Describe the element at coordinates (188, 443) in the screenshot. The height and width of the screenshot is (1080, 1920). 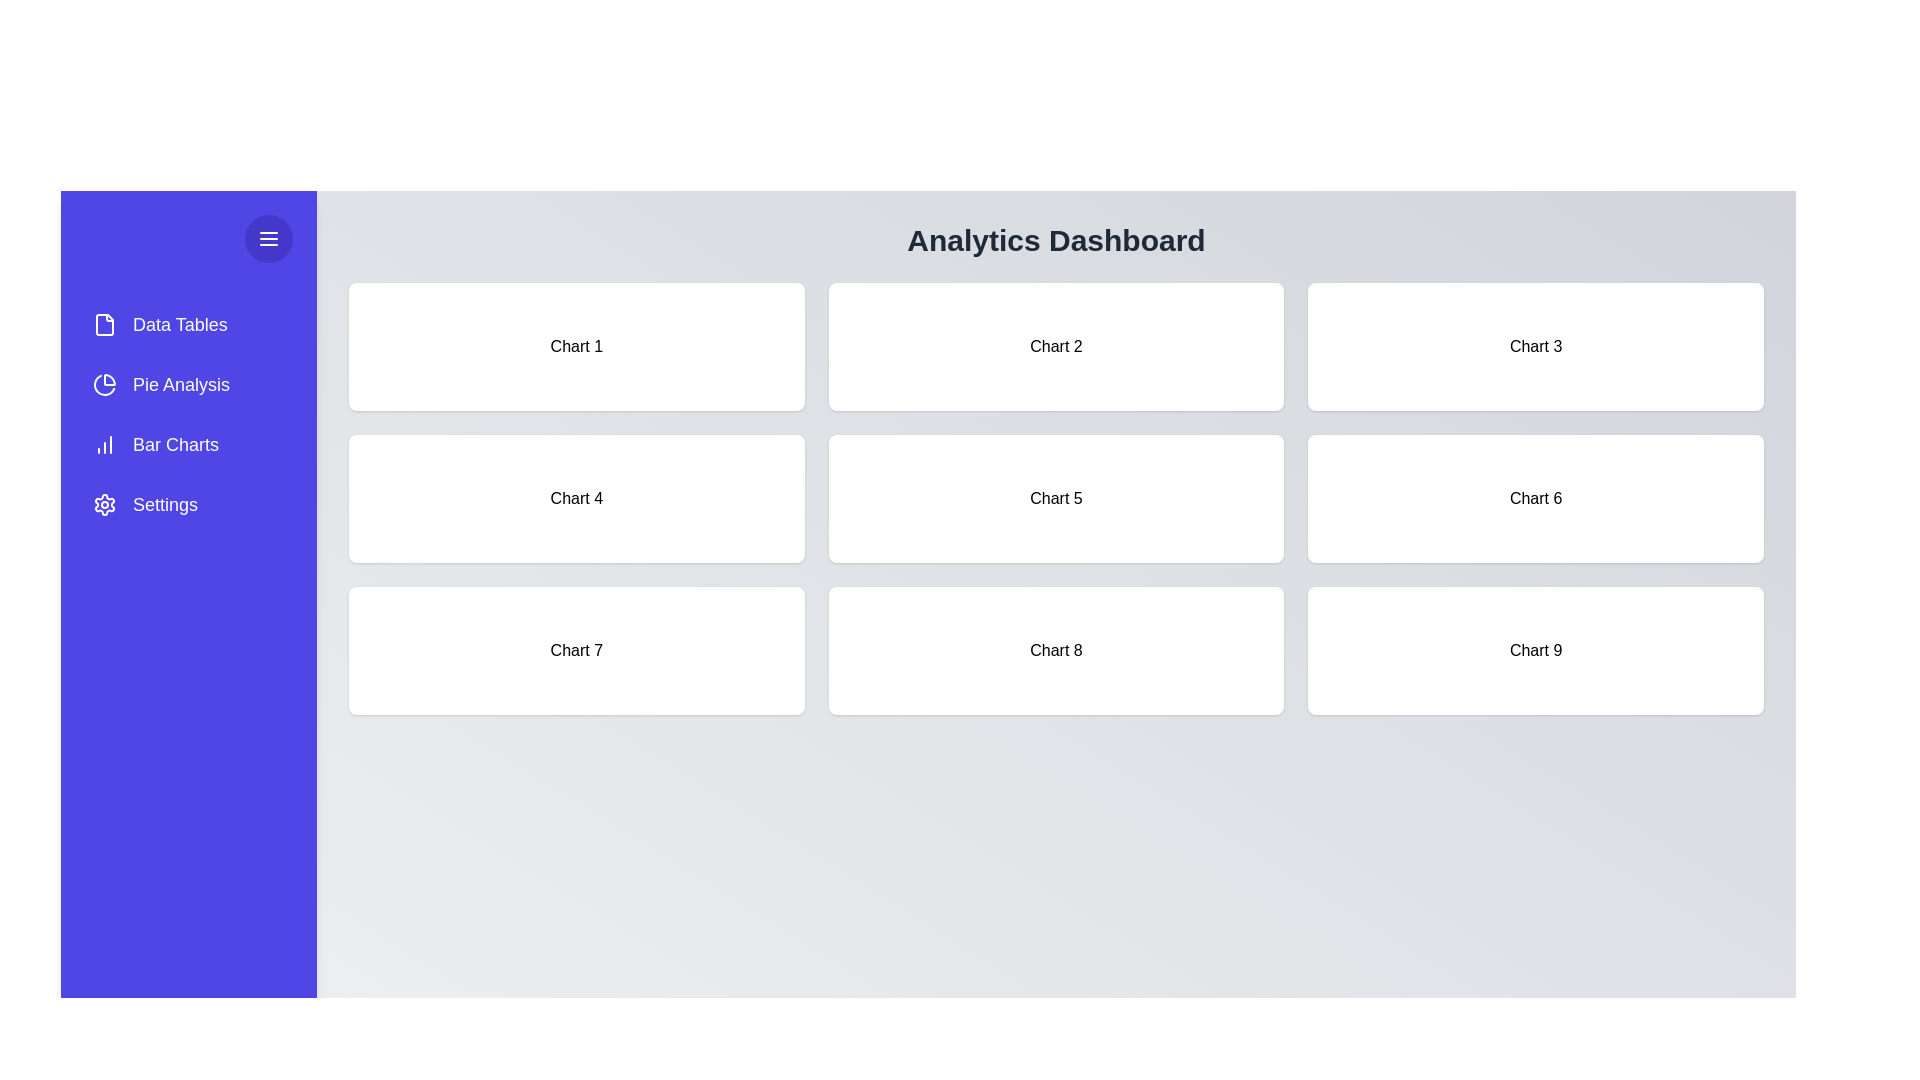
I see `the menu item Bar Charts from the drawer` at that location.